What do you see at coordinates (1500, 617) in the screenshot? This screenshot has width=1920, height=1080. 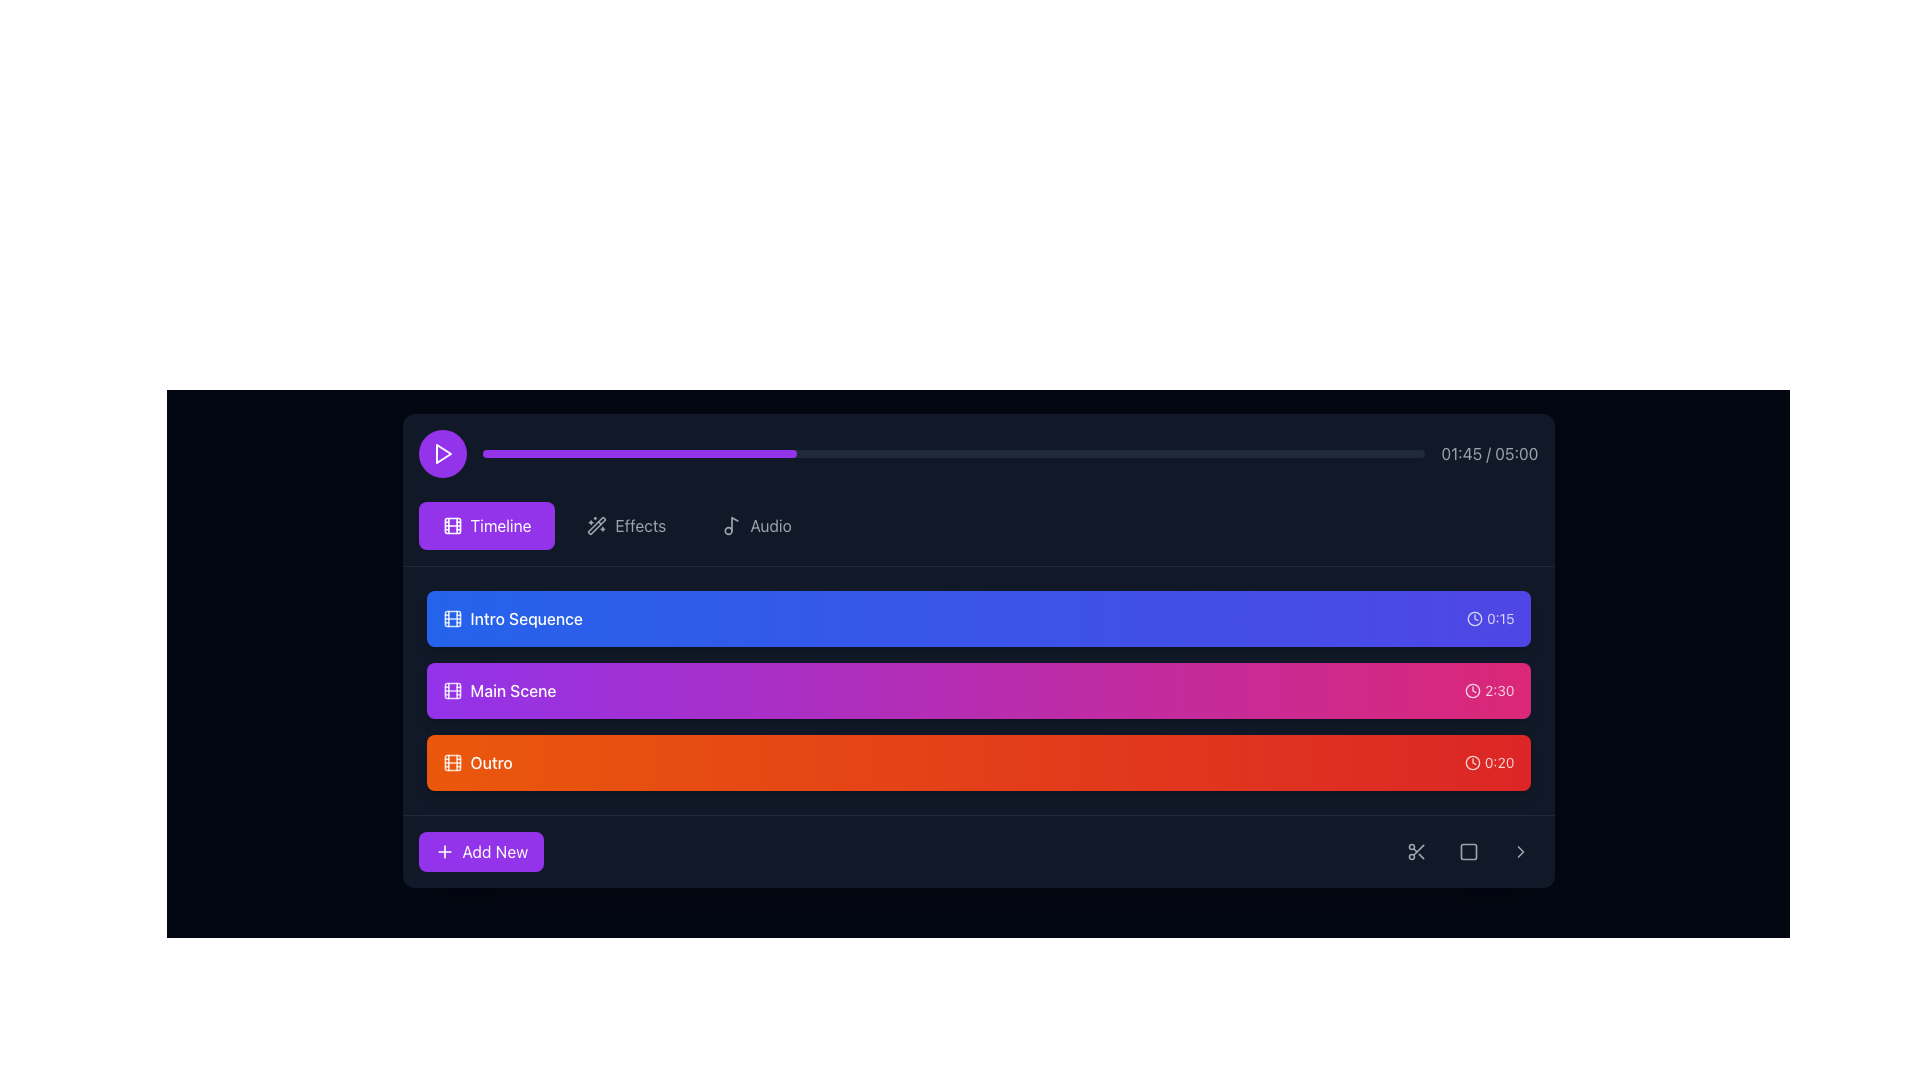 I see `the static informational label indicating the time duration, located on the far right side of the first row of the timeline-like list after the clock icon` at bounding box center [1500, 617].